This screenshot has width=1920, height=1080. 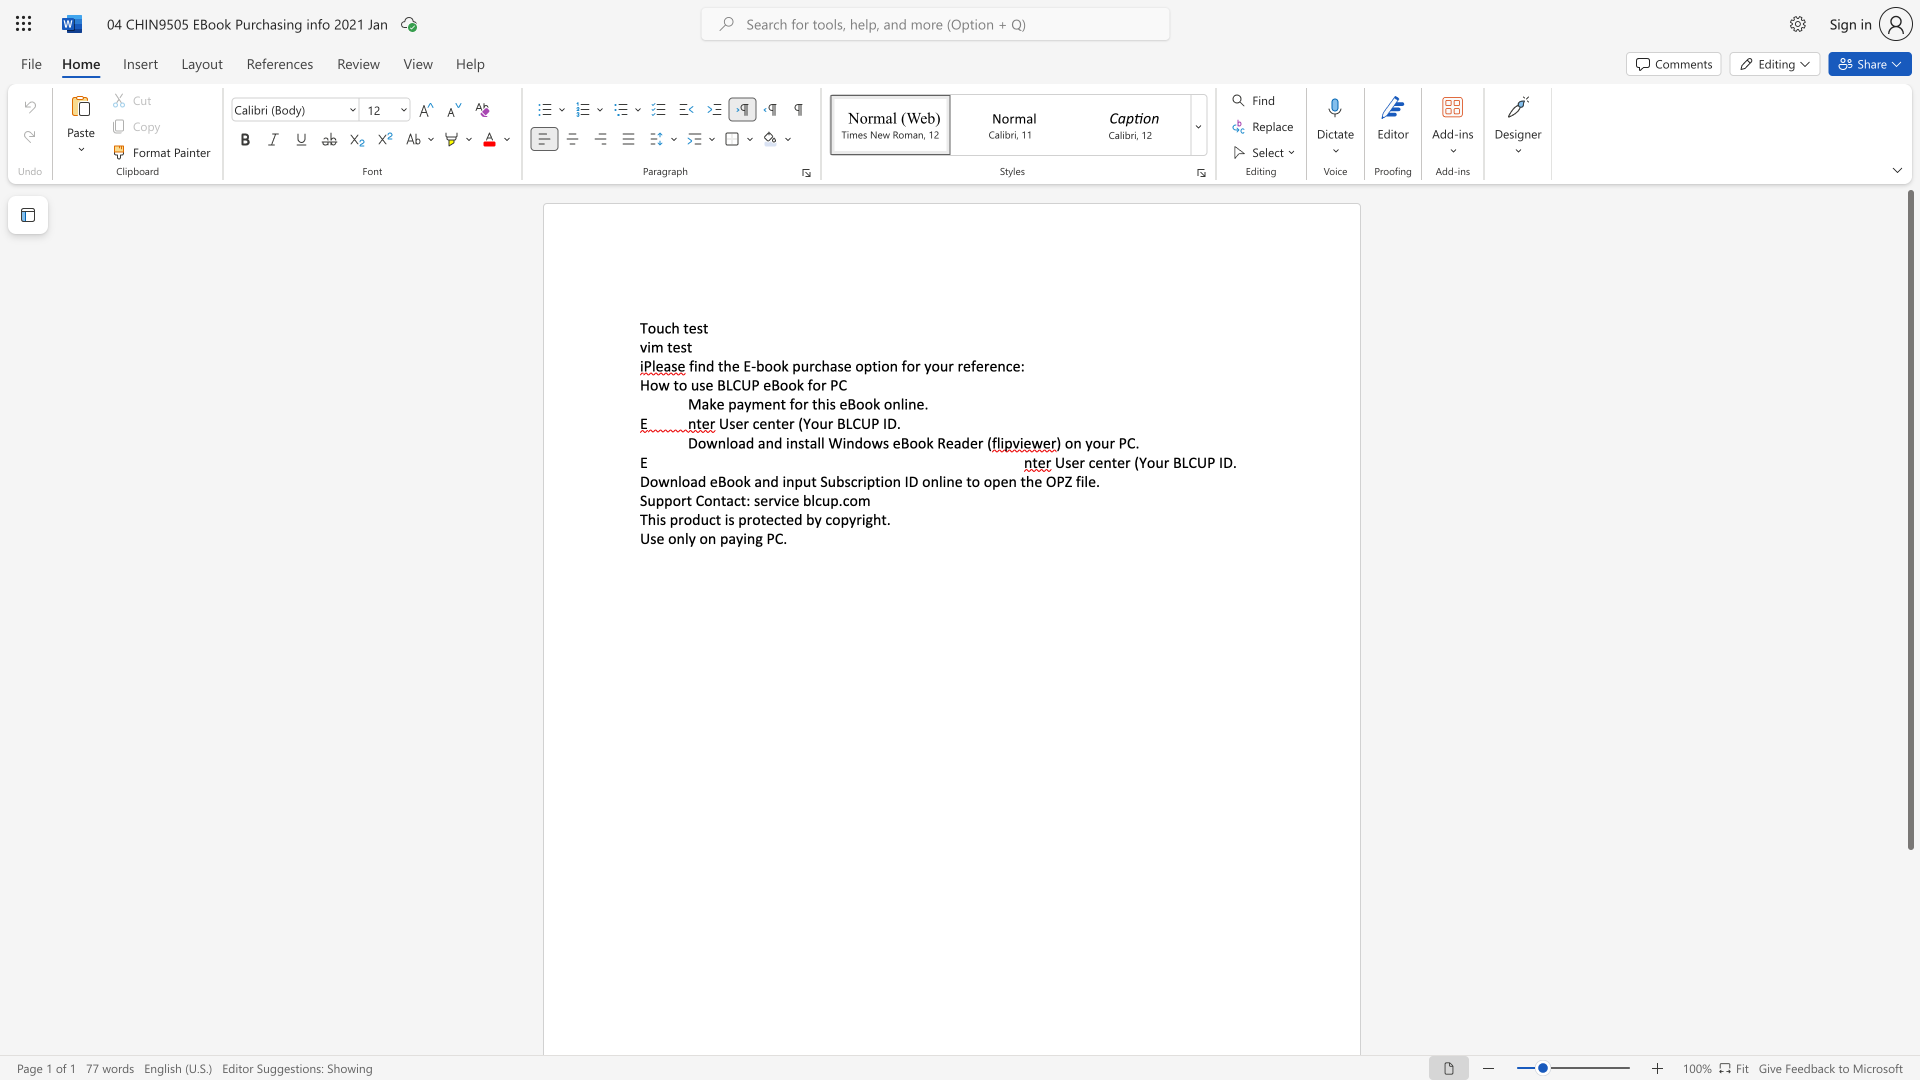 What do you see at coordinates (1181, 462) in the screenshot?
I see `the subset text "LCUP ID." within the text "User center (Your BLCUP ID."` at bounding box center [1181, 462].